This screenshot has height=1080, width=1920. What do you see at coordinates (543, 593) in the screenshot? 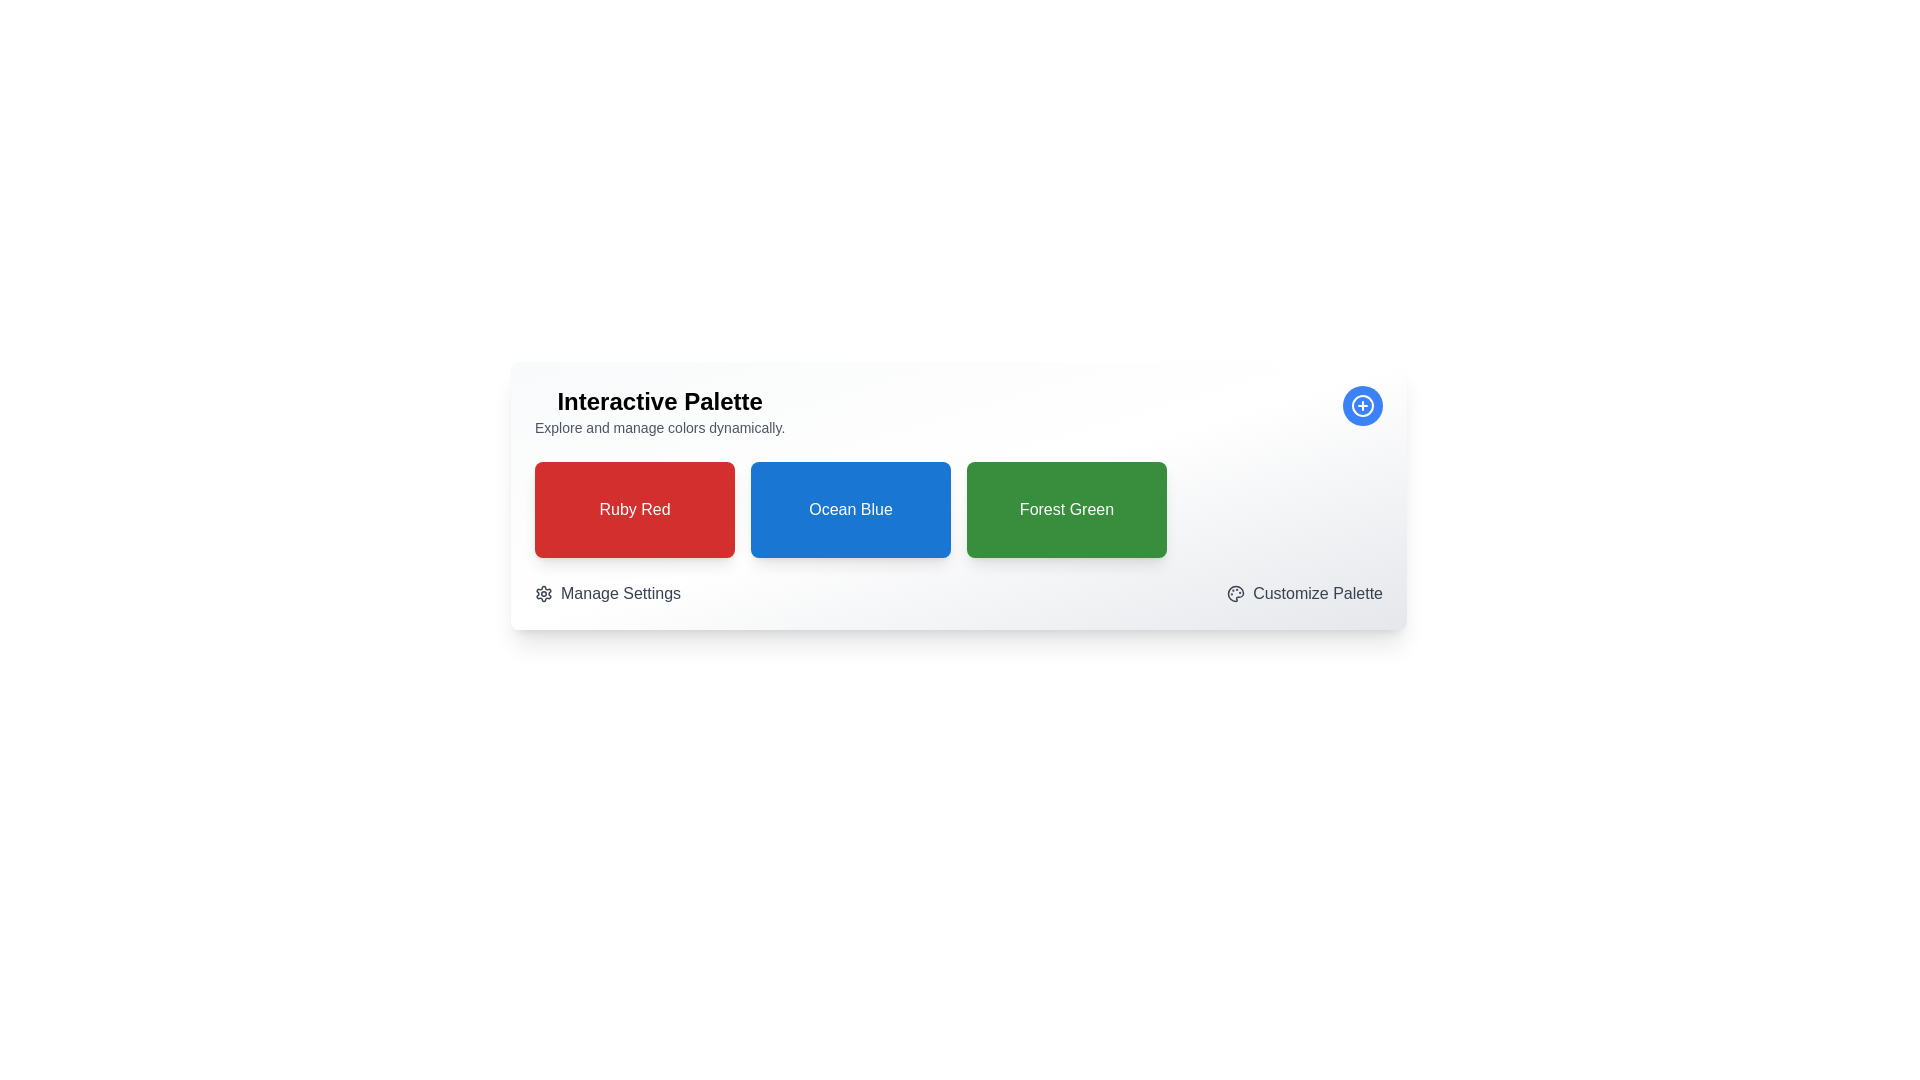
I see `the gear icon, which is styled in a simplified outline design and located beside the text labeled 'Manage Settings', to trigger a tooltip or visual response` at bounding box center [543, 593].